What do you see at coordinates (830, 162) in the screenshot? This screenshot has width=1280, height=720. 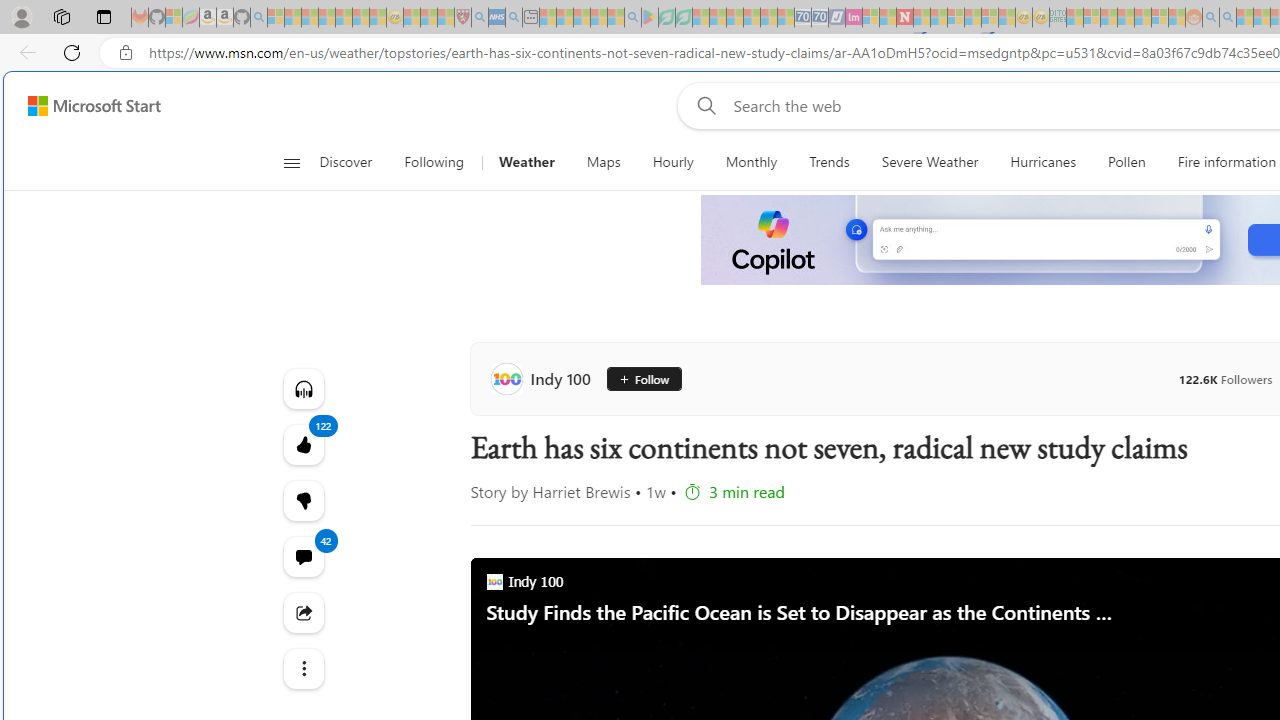 I see `'Trends'` at bounding box center [830, 162].